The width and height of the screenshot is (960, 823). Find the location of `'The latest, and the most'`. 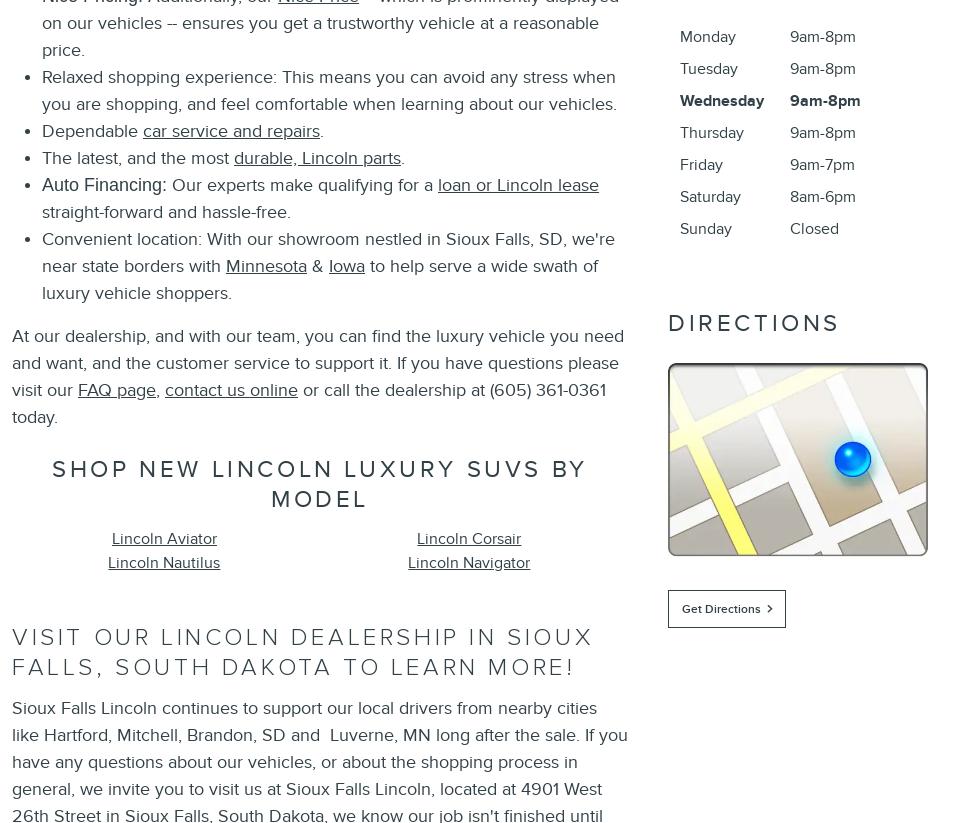

'The latest, and the most' is located at coordinates (136, 156).